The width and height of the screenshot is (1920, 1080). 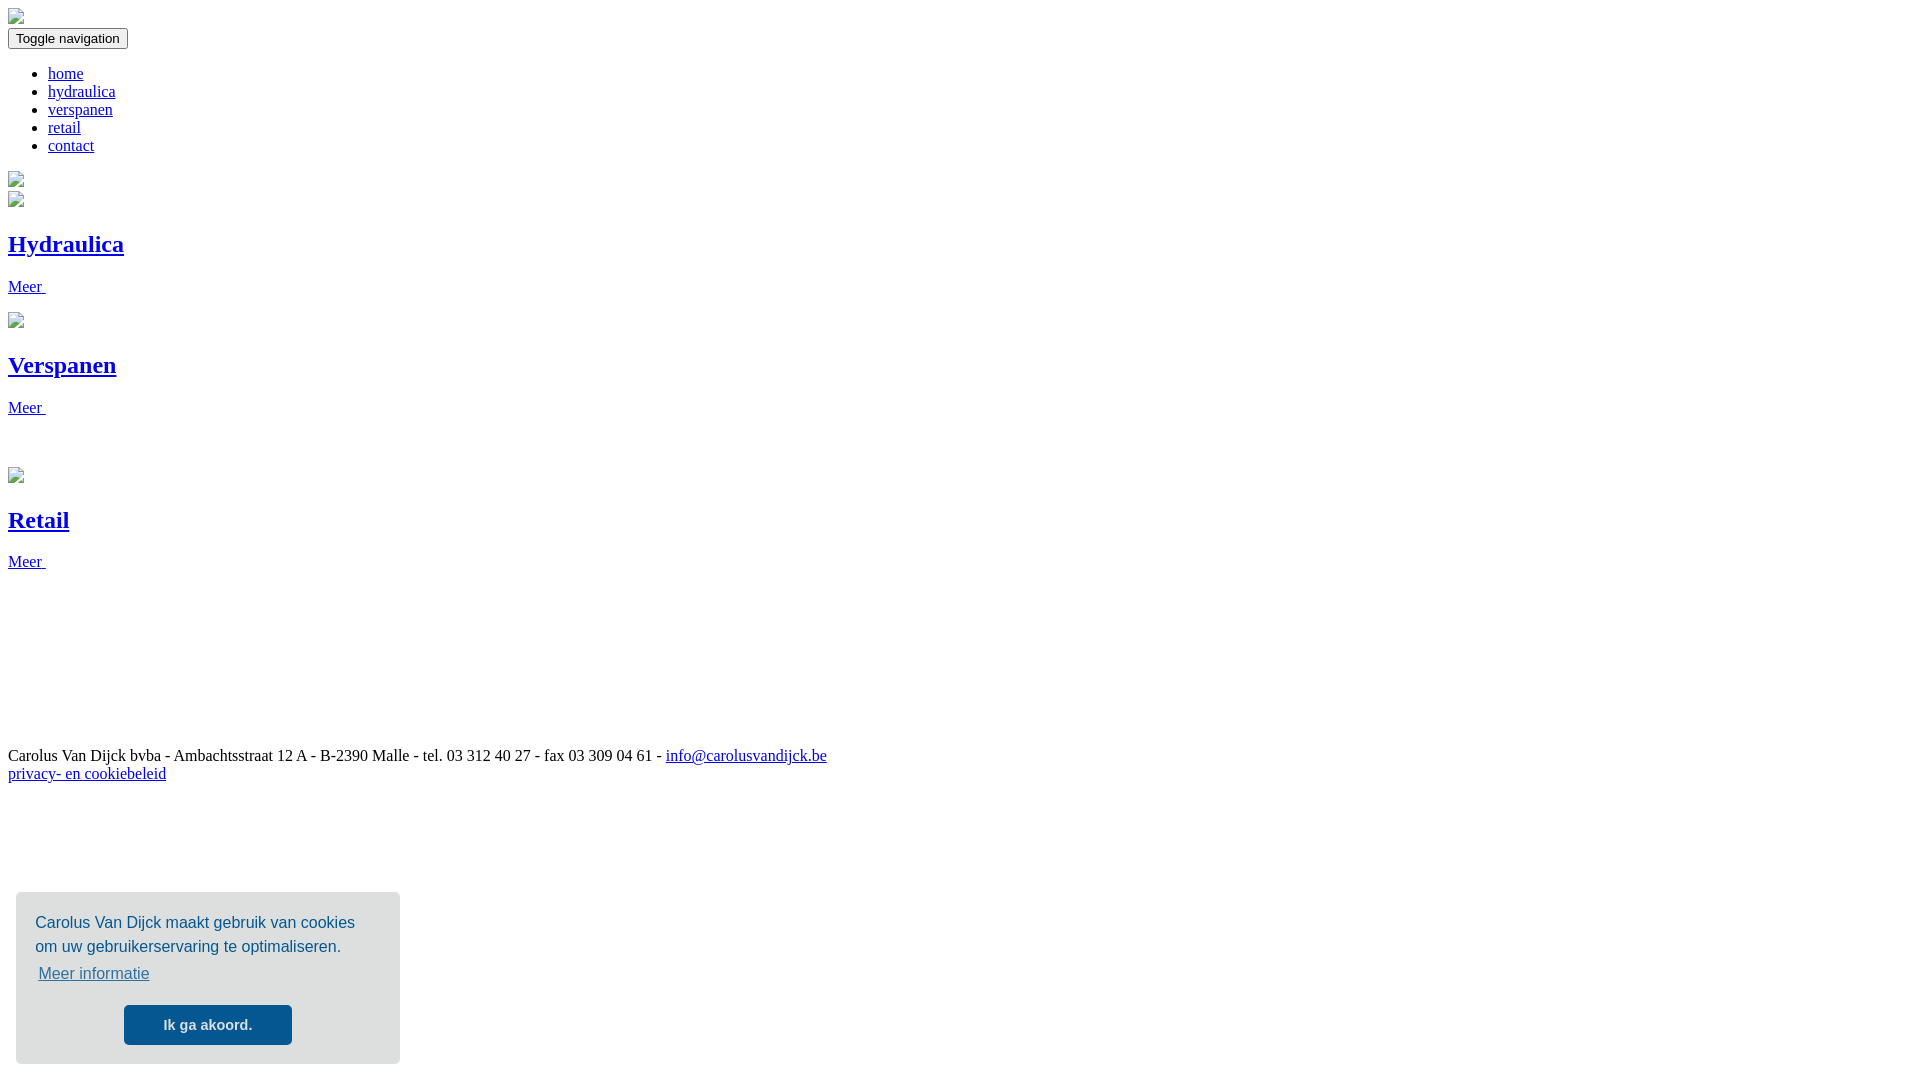 What do you see at coordinates (62, 365) in the screenshot?
I see `'Verspanen'` at bounding box center [62, 365].